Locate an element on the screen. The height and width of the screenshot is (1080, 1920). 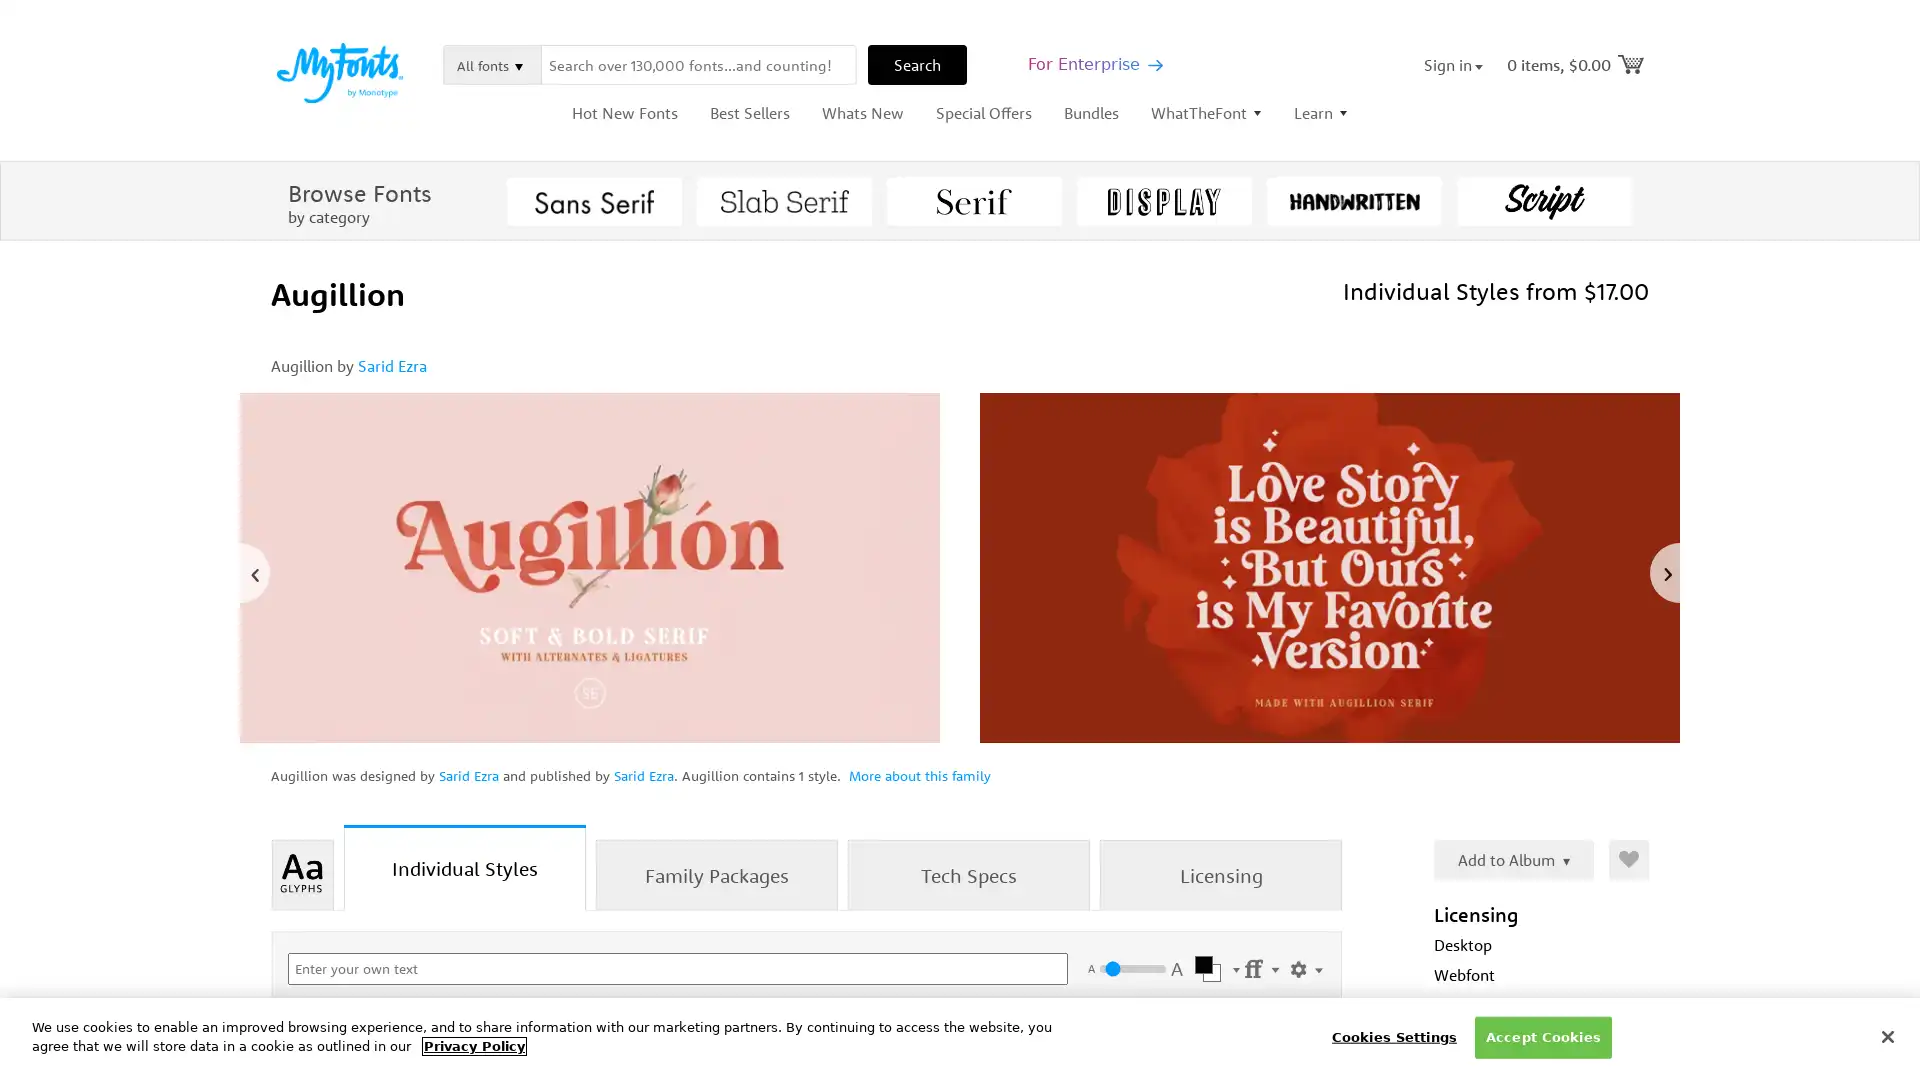
Learn is located at coordinates (1320, 112).